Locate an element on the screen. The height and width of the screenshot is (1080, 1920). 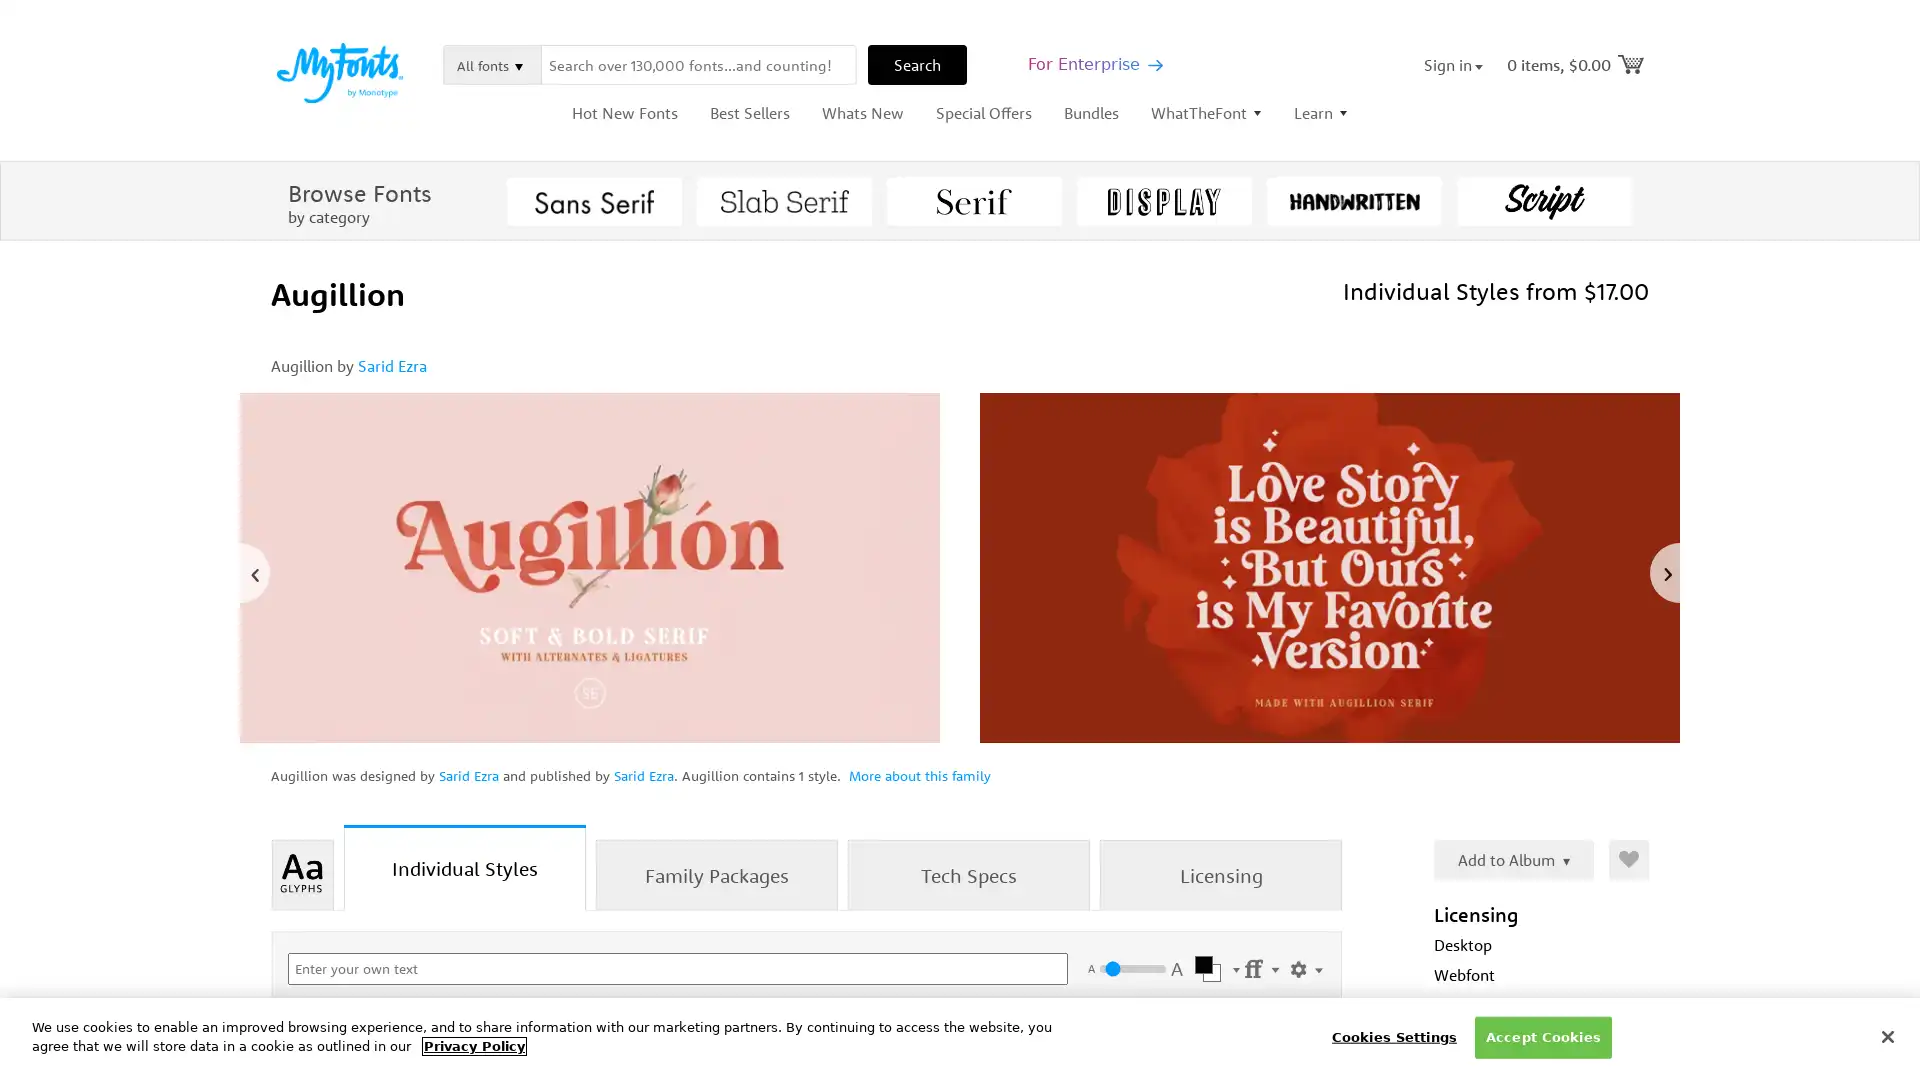
Learn is located at coordinates (1320, 112).